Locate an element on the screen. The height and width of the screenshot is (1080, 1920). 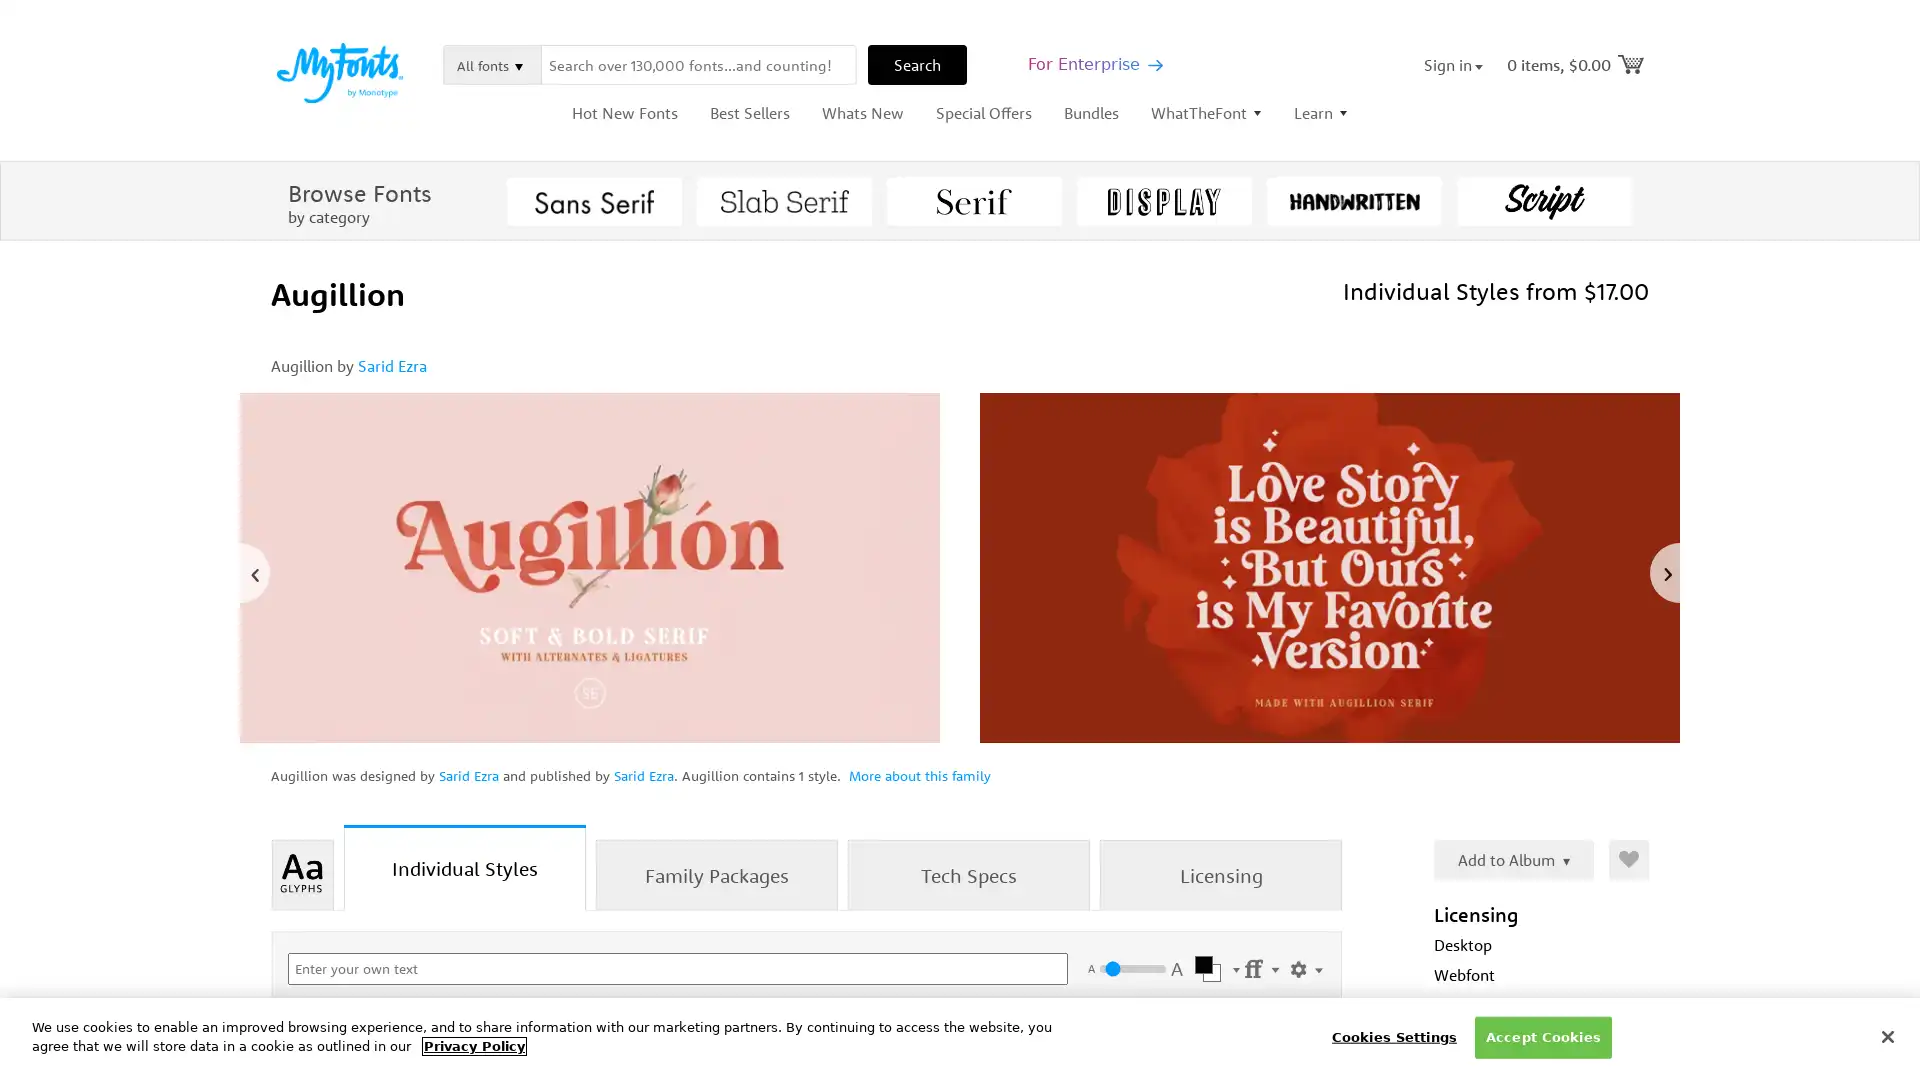
Learn is located at coordinates (1320, 112).